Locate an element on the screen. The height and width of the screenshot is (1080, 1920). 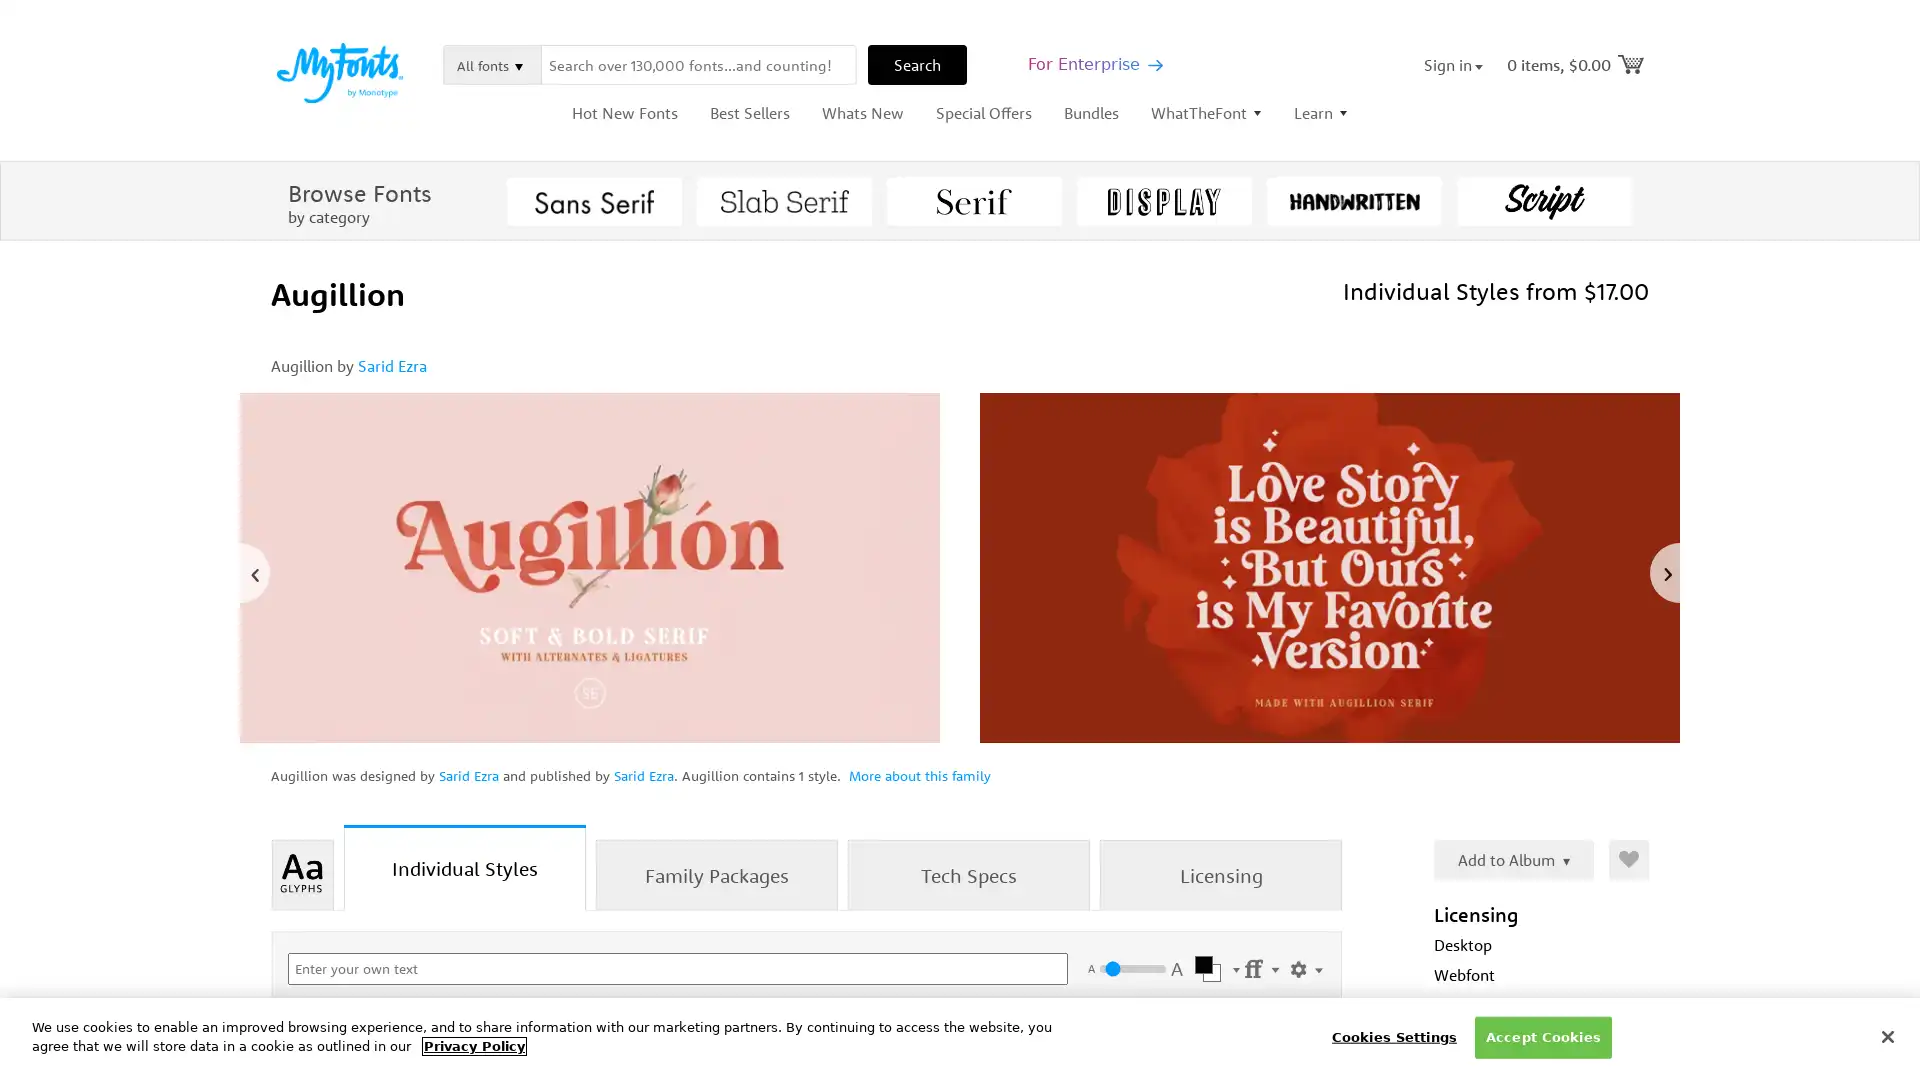
Learn is located at coordinates (1320, 112).